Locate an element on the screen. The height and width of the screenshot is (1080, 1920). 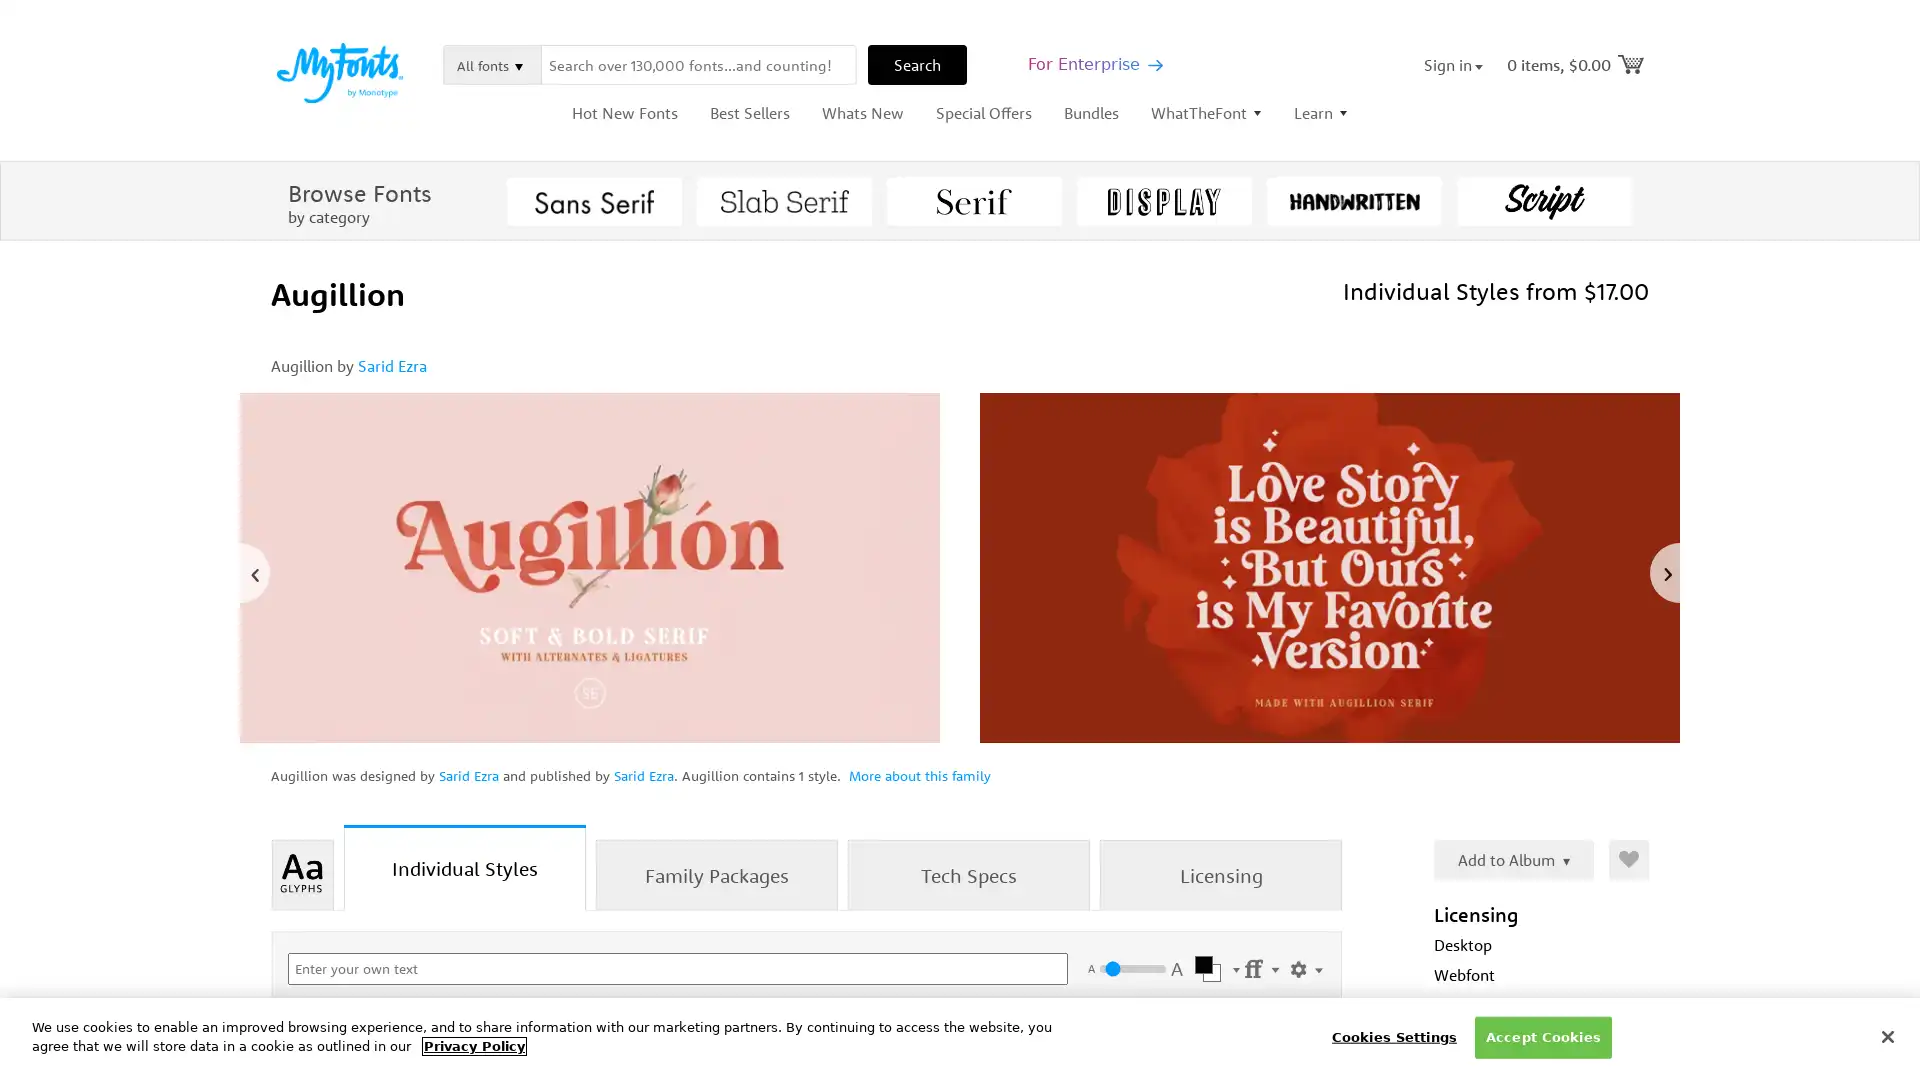
Learn is located at coordinates (1320, 112).